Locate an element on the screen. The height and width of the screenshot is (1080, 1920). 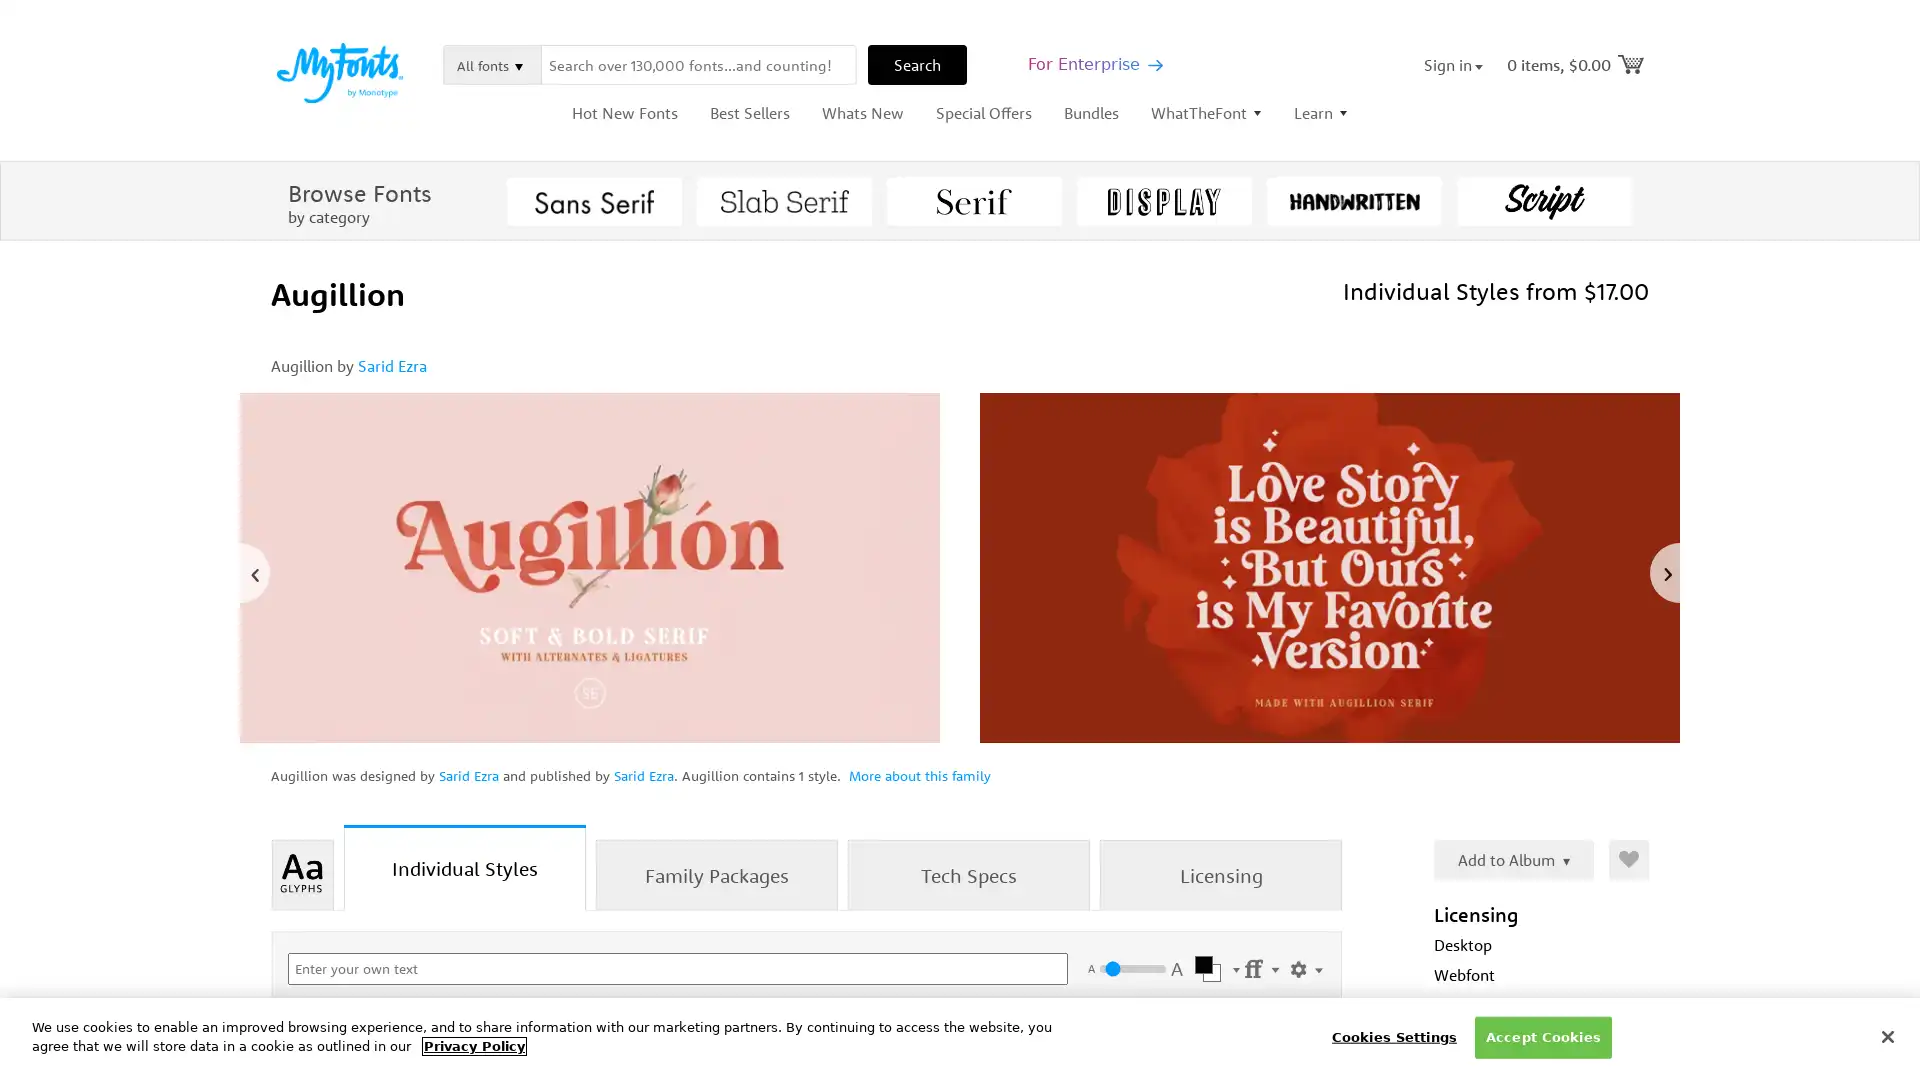
Learn is located at coordinates (1320, 112).